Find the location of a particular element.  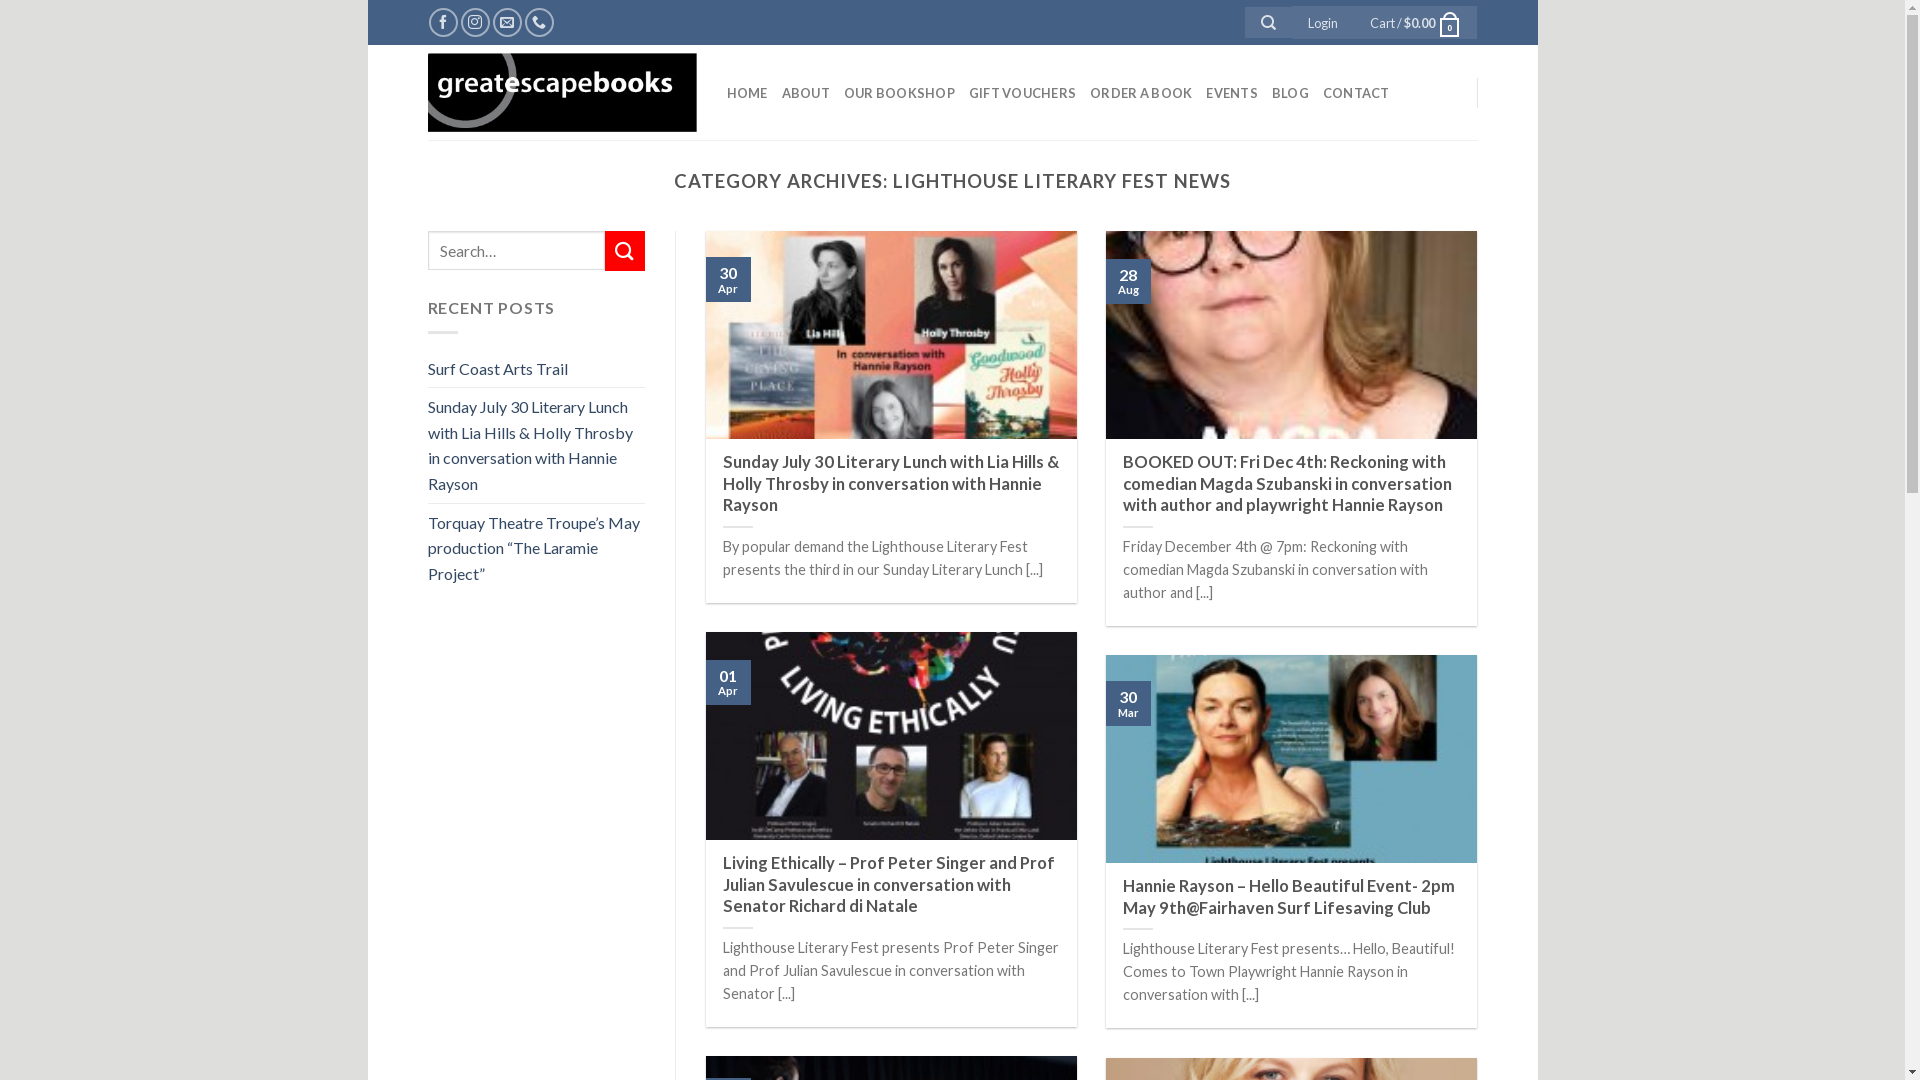

'ORDER A BOOK' is located at coordinates (1141, 92).